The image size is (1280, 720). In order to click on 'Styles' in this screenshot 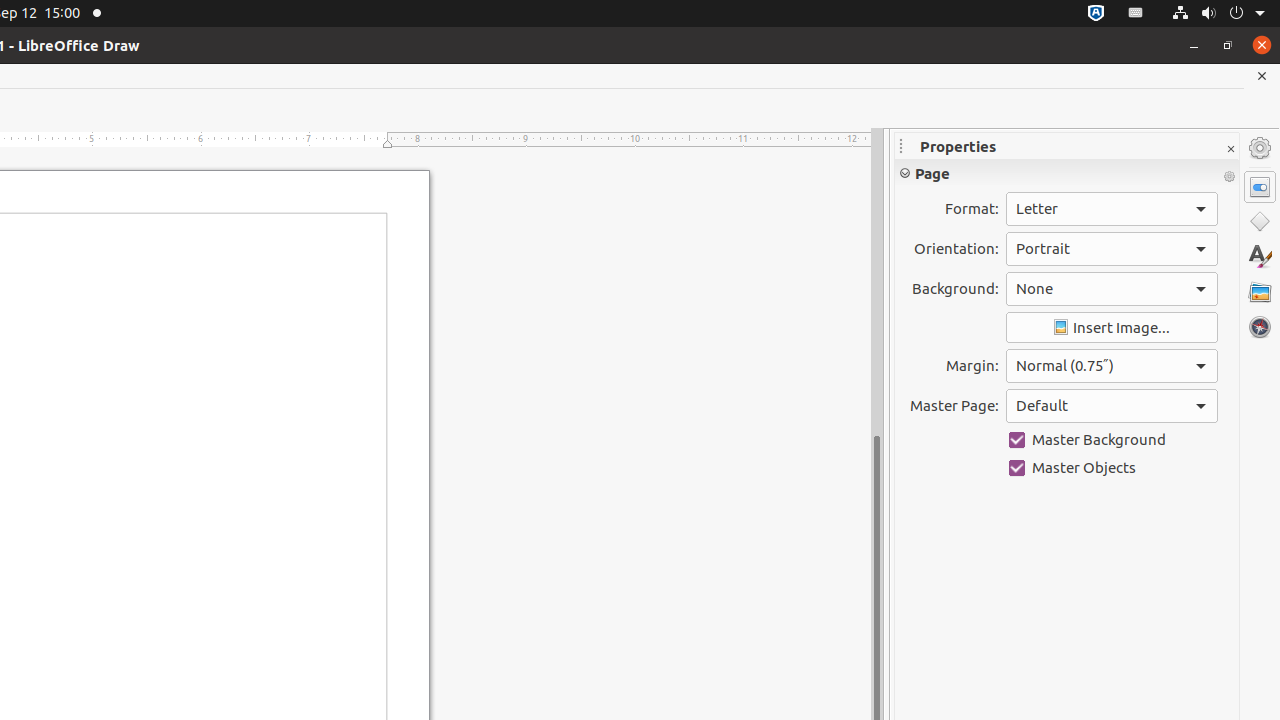, I will do `click(1259, 255)`.